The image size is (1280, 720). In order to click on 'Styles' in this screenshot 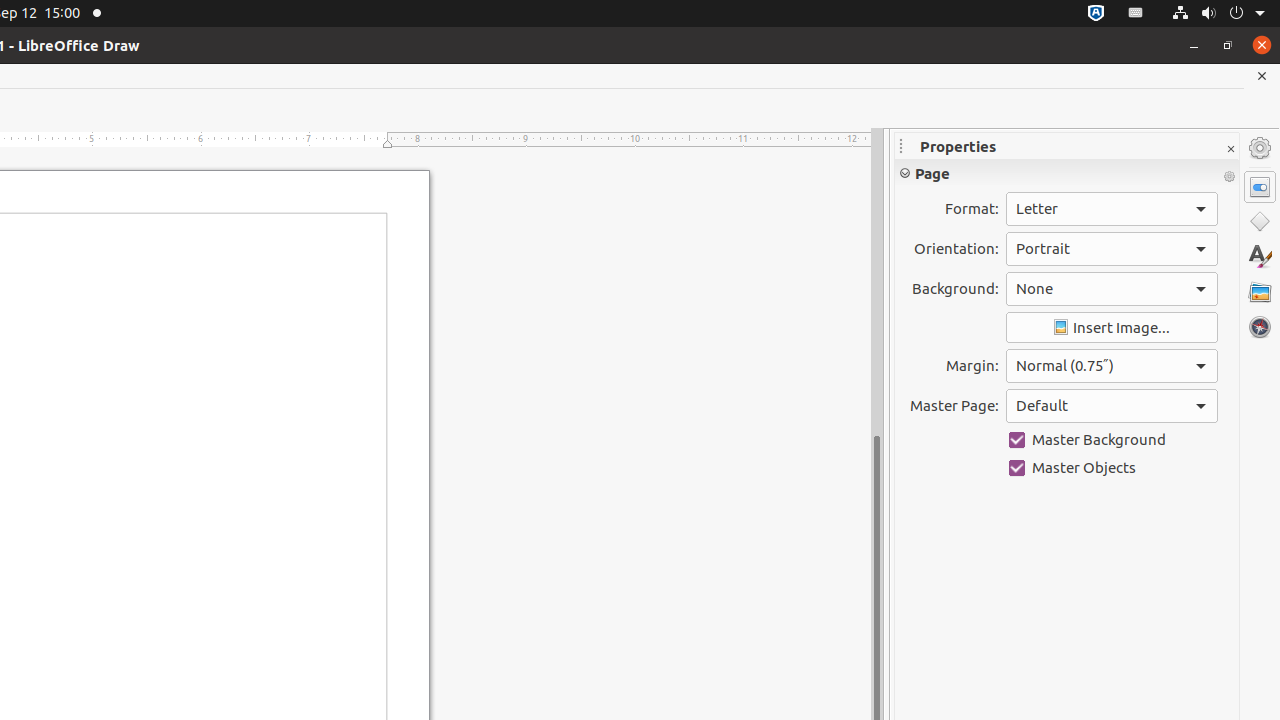, I will do `click(1259, 255)`.